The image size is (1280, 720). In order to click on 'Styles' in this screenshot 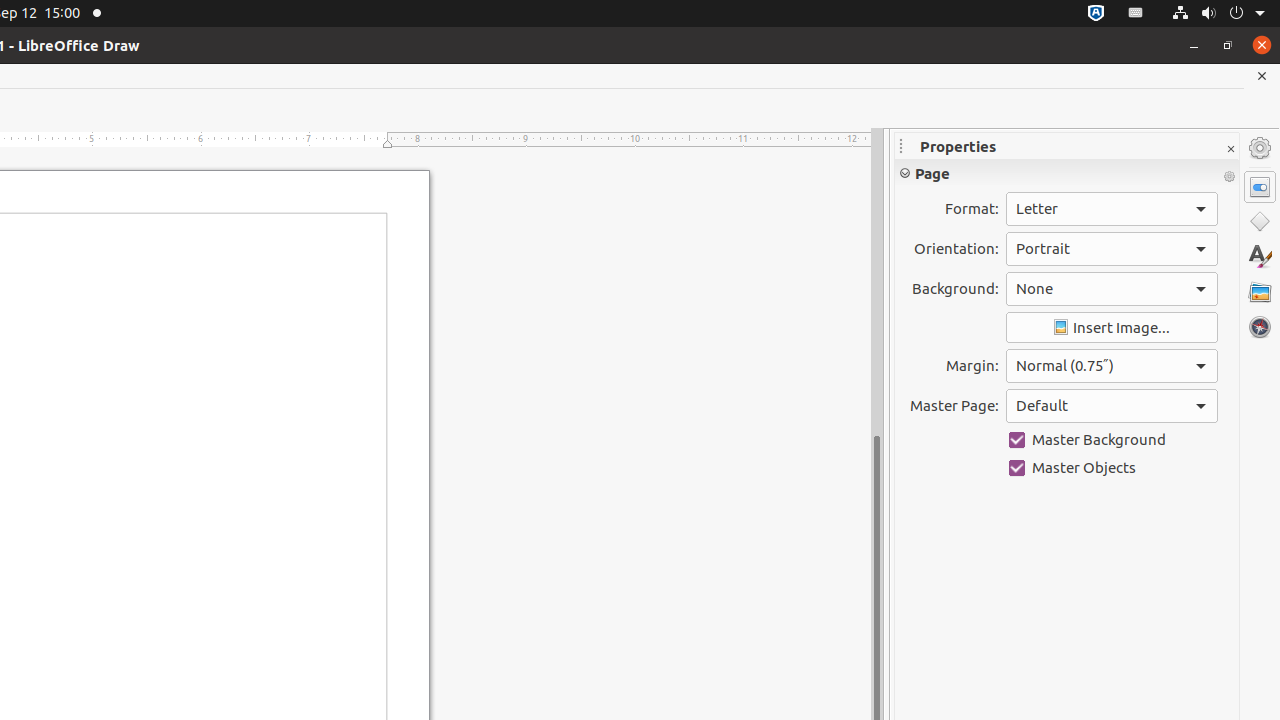, I will do `click(1259, 255)`.